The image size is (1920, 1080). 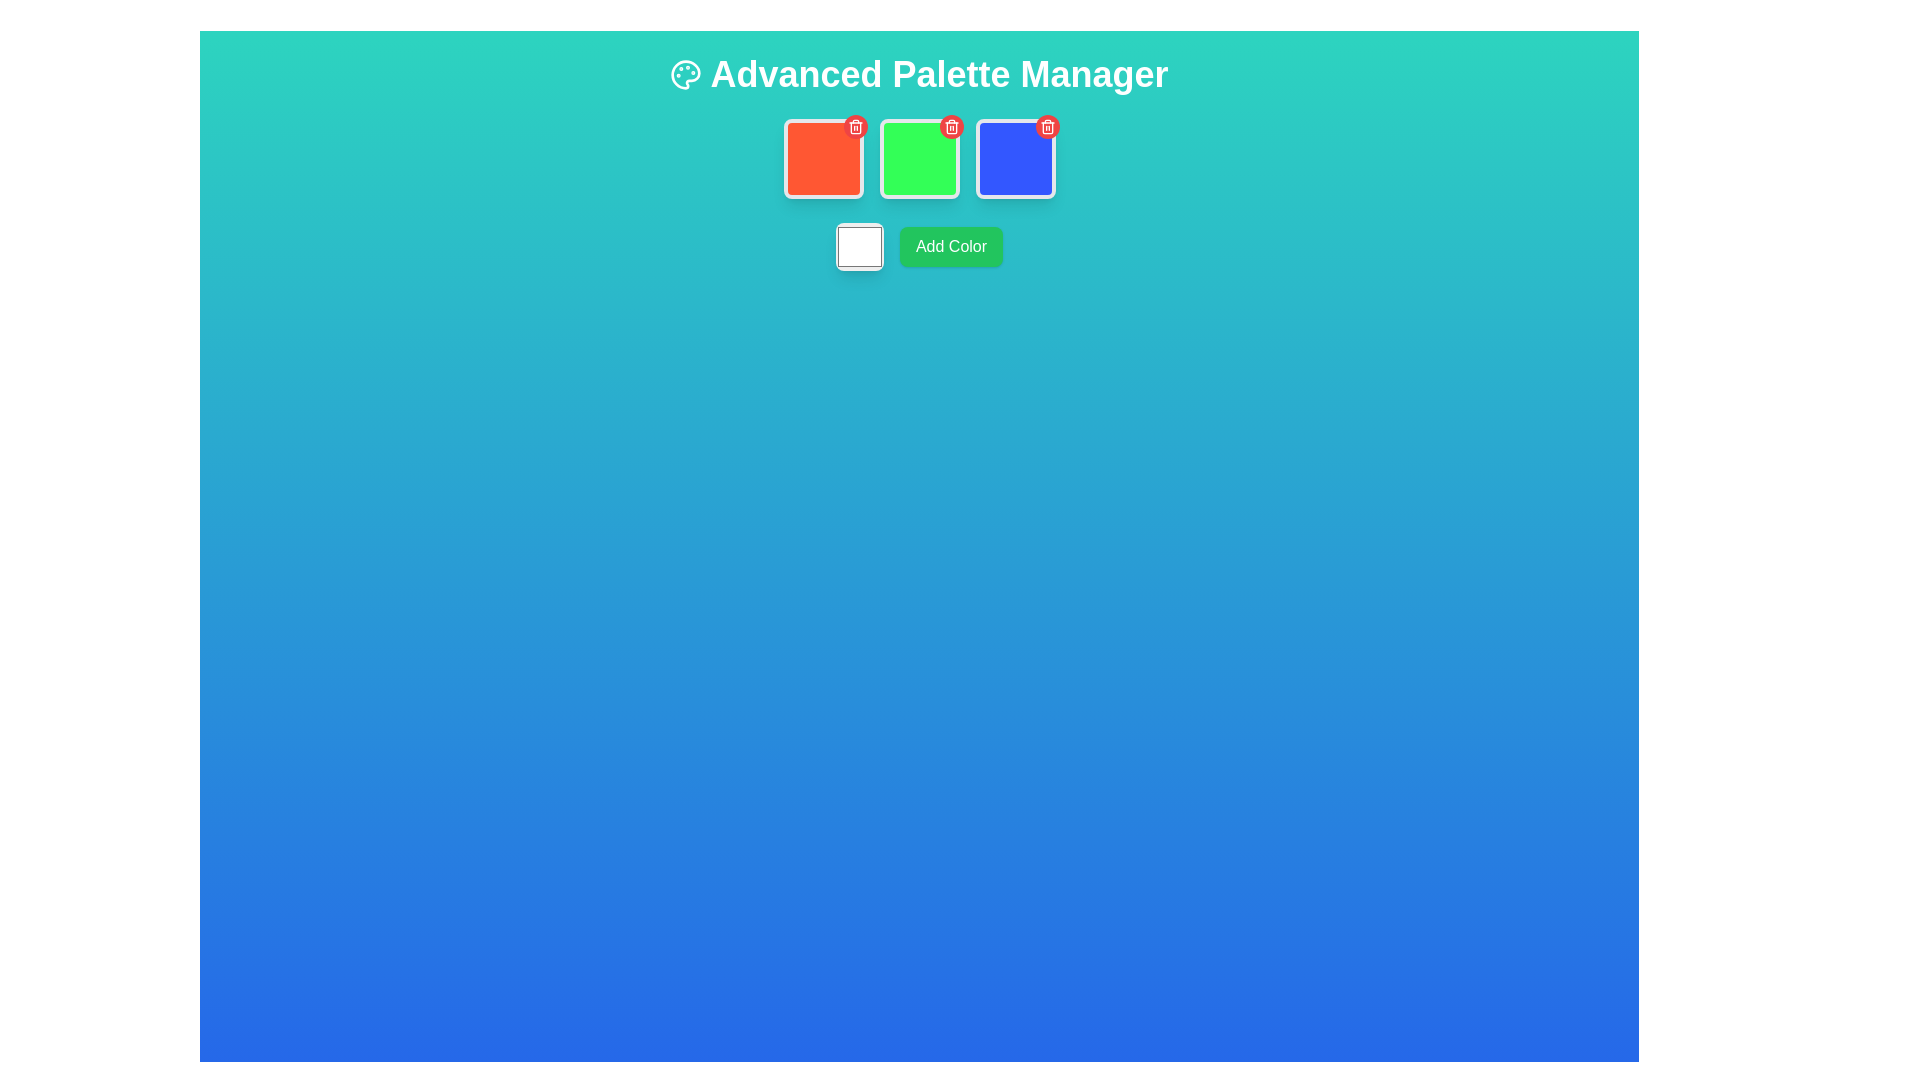 What do you see at coordinates (855, 127) in the screenshot?
I see `the delete button located at the top-right corner of the red-colored square to change its appearance` at bounding box center [855, 127].